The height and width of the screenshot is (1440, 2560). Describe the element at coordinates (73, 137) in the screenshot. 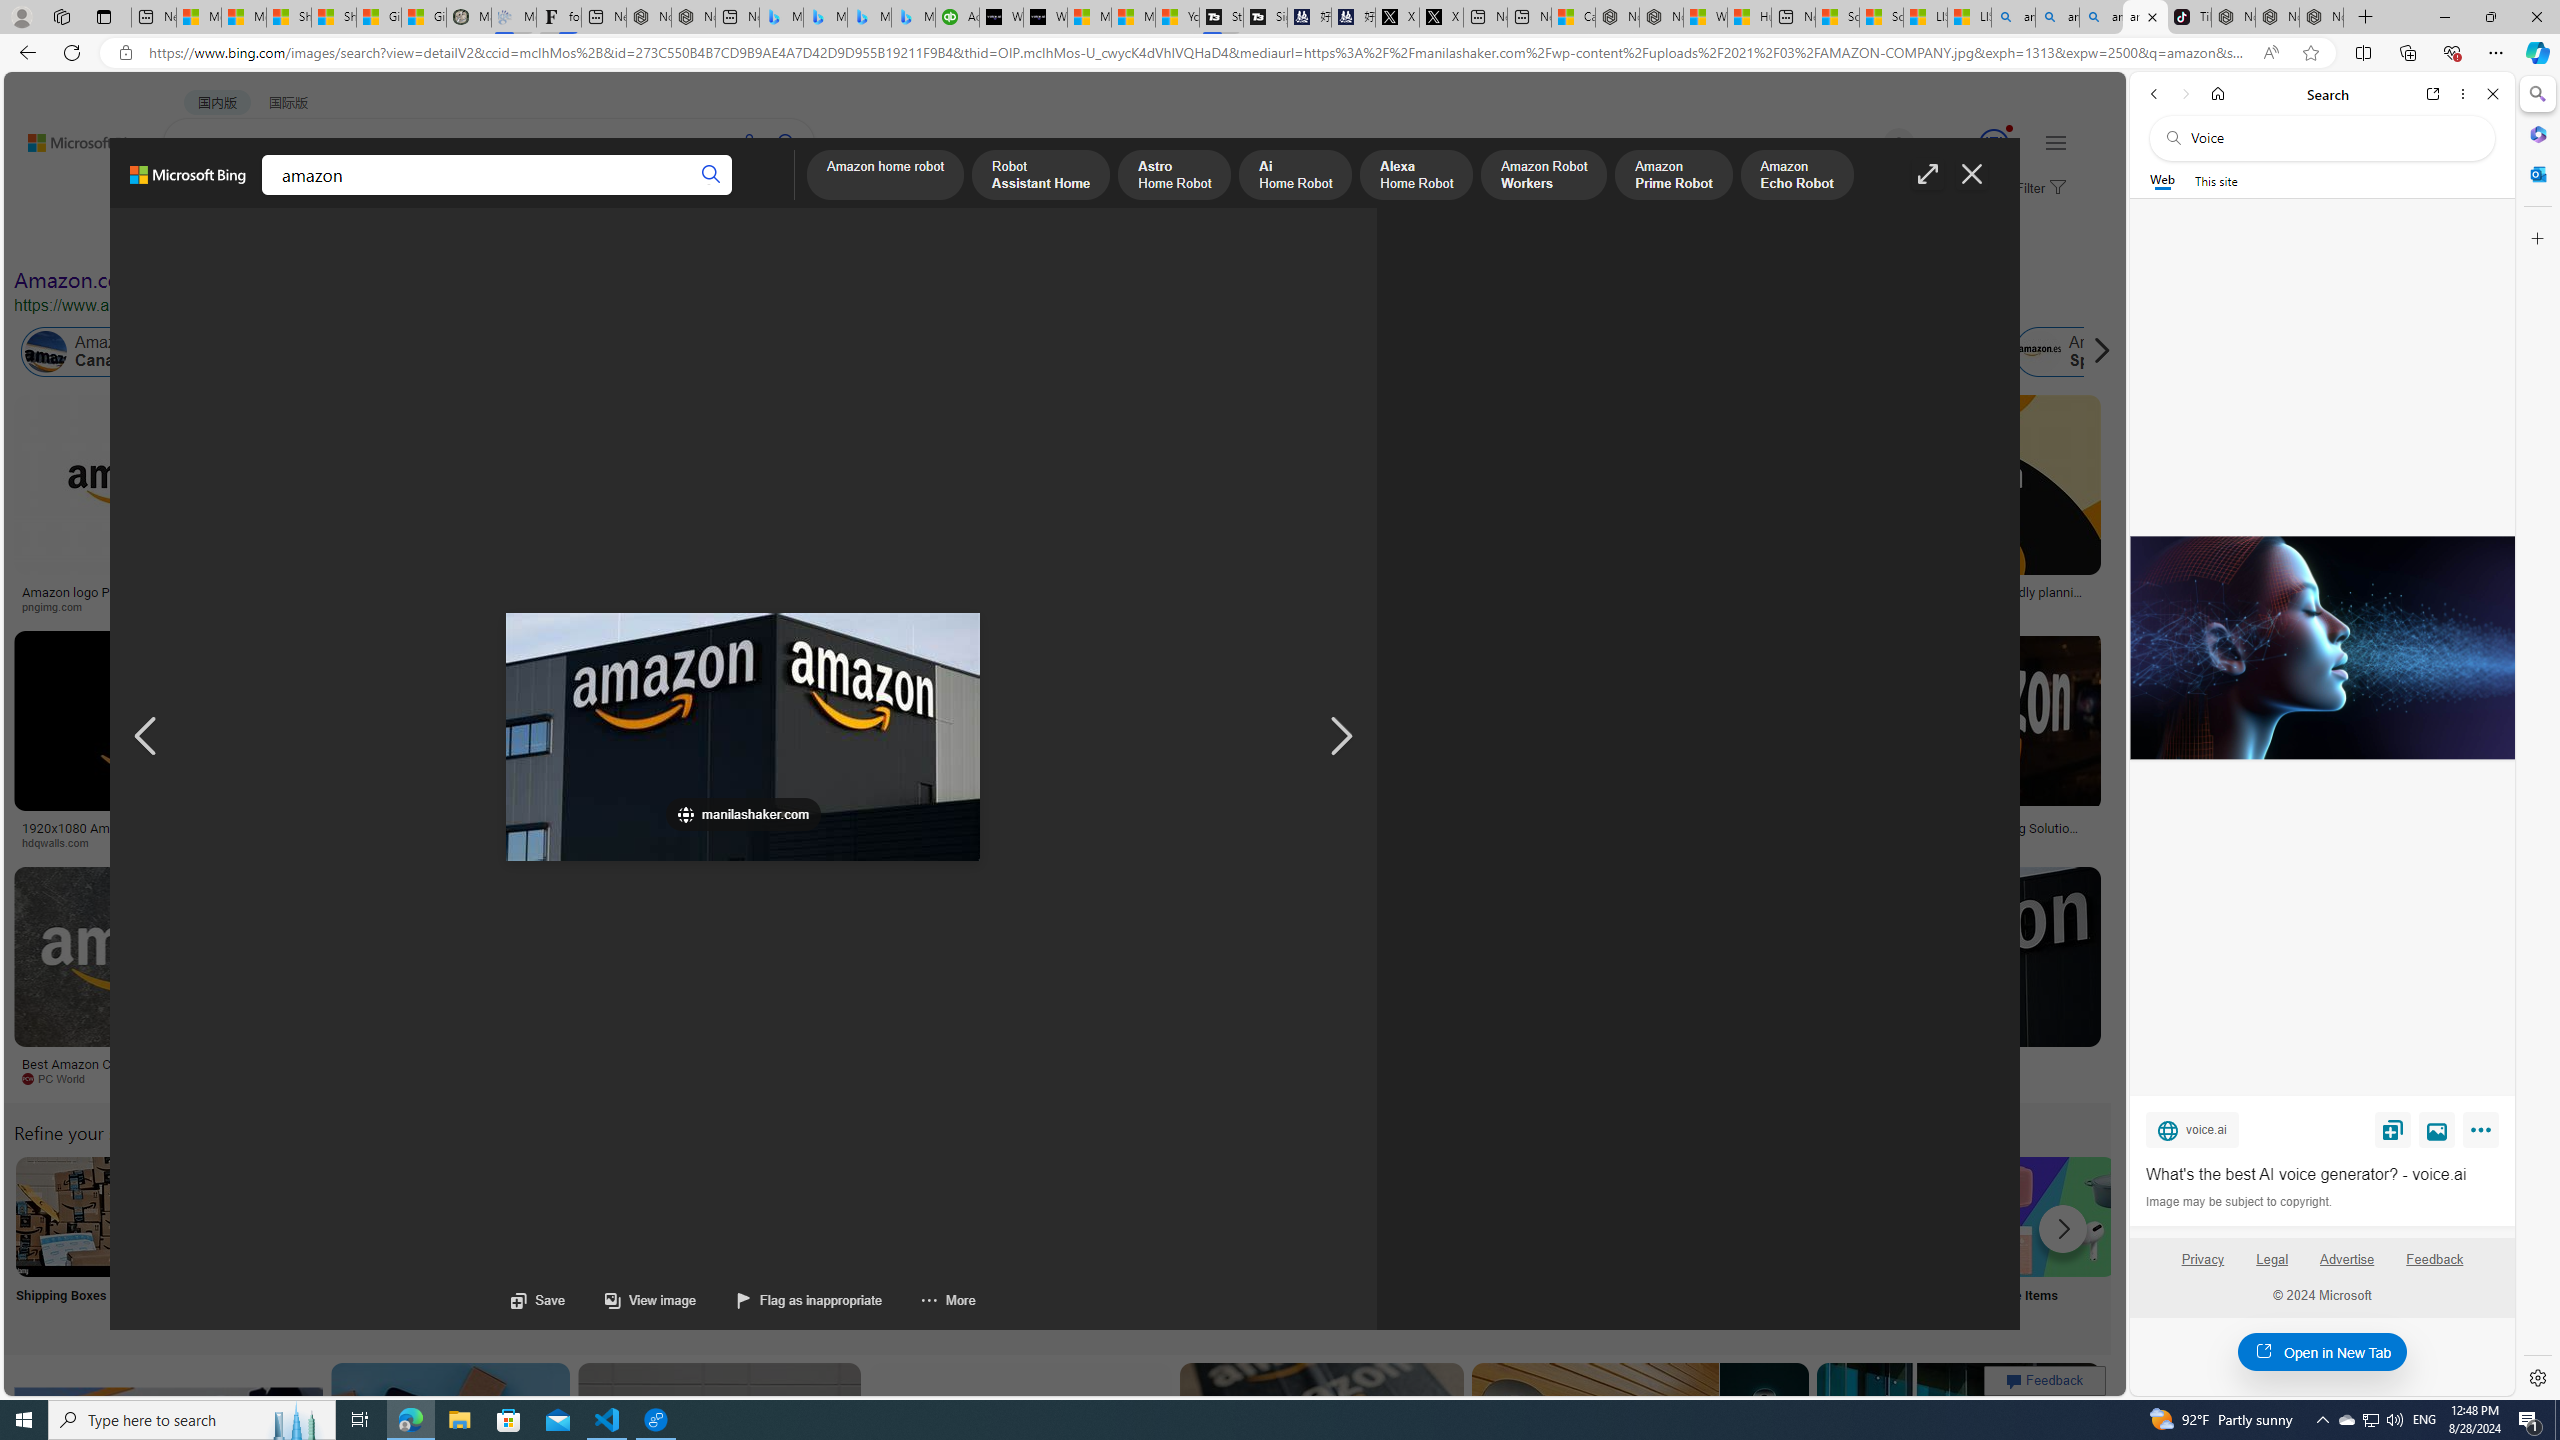

I see `'Back to Bing search'` at that location.